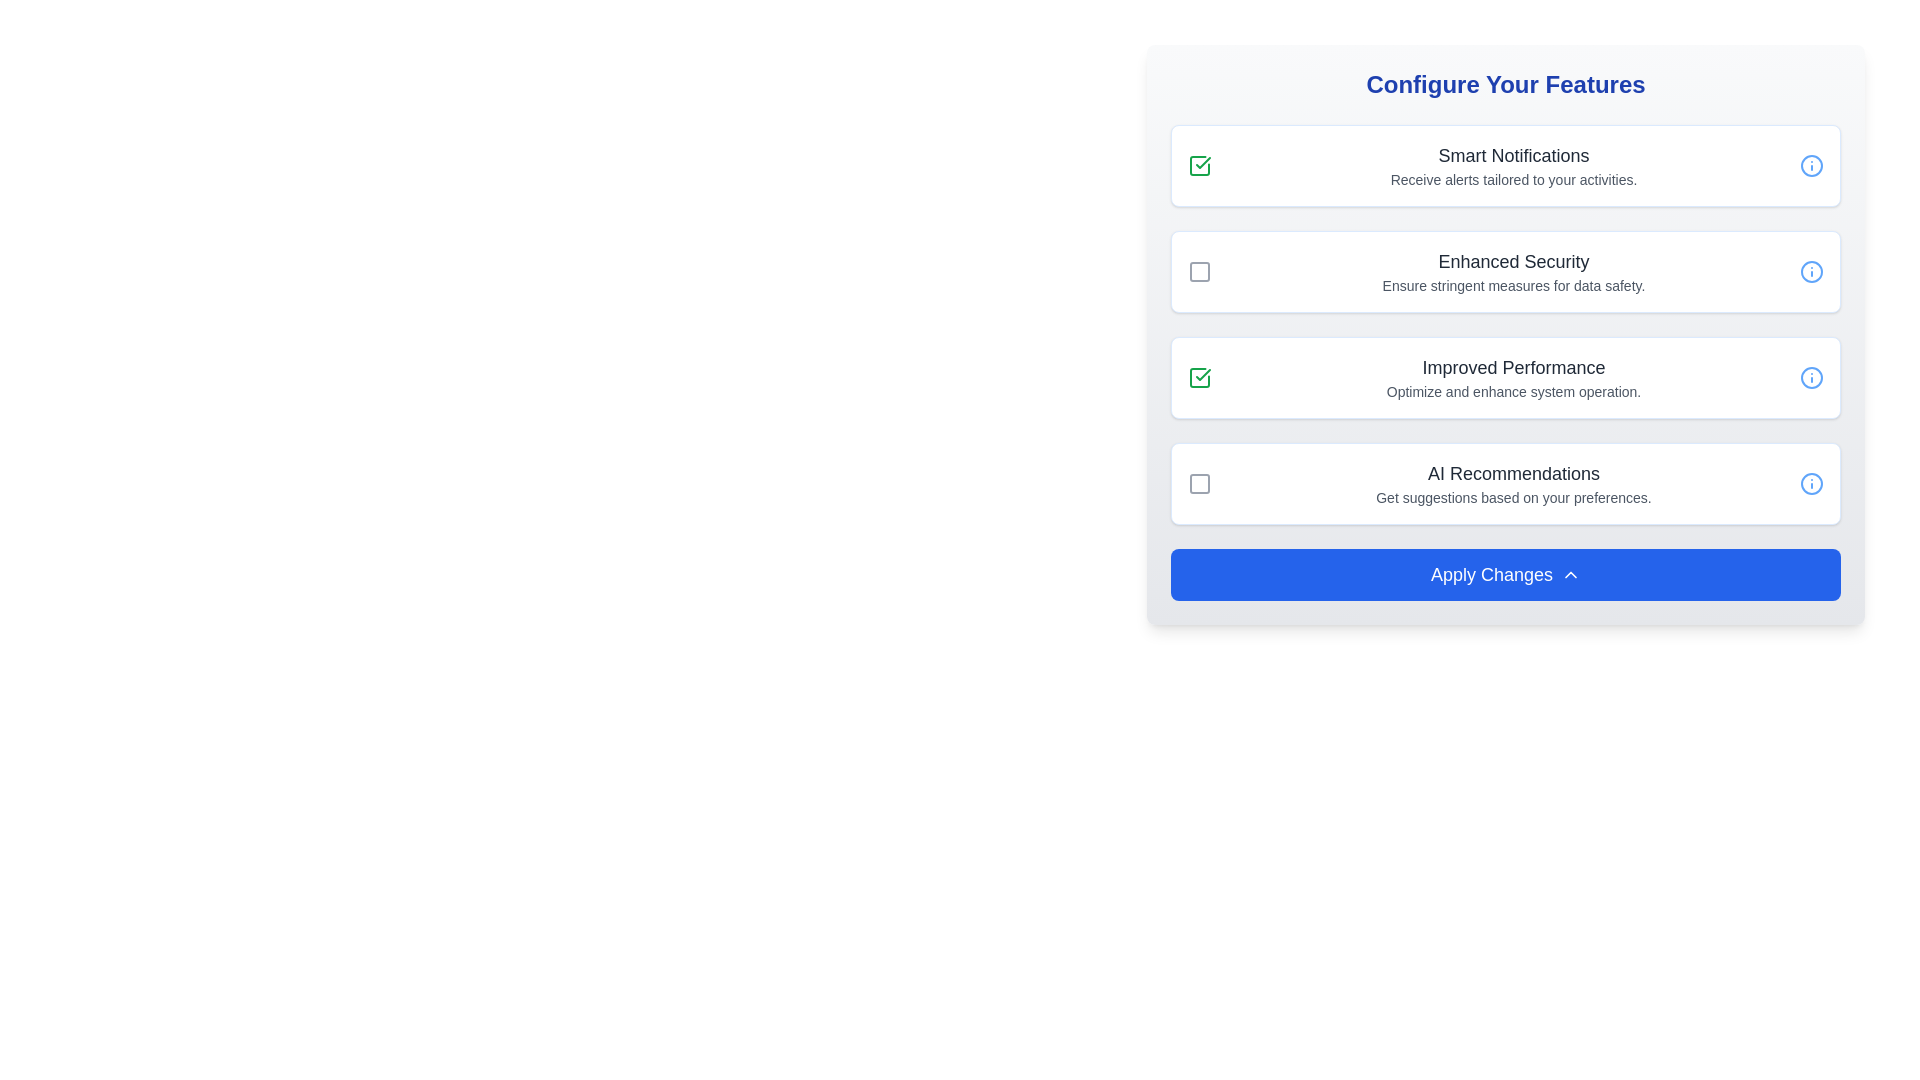 This screenshot has width=1920, height=1080. I want to click on the information icon located in the 'Improved Performance' section, near the right boundary, so click(1811, 378).